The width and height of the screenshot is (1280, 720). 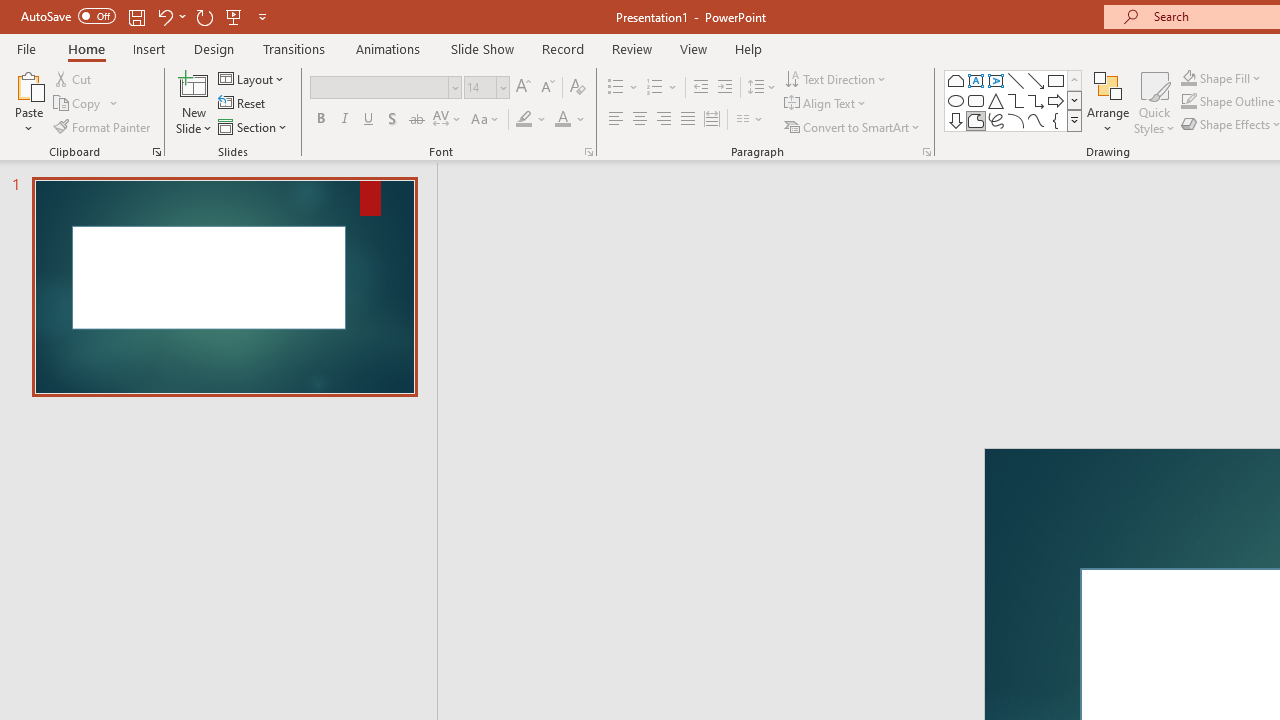 What do you see at coordinates (688, 119) in the screenshot?
I see `'Justify'` at bounding box center [688, 119].